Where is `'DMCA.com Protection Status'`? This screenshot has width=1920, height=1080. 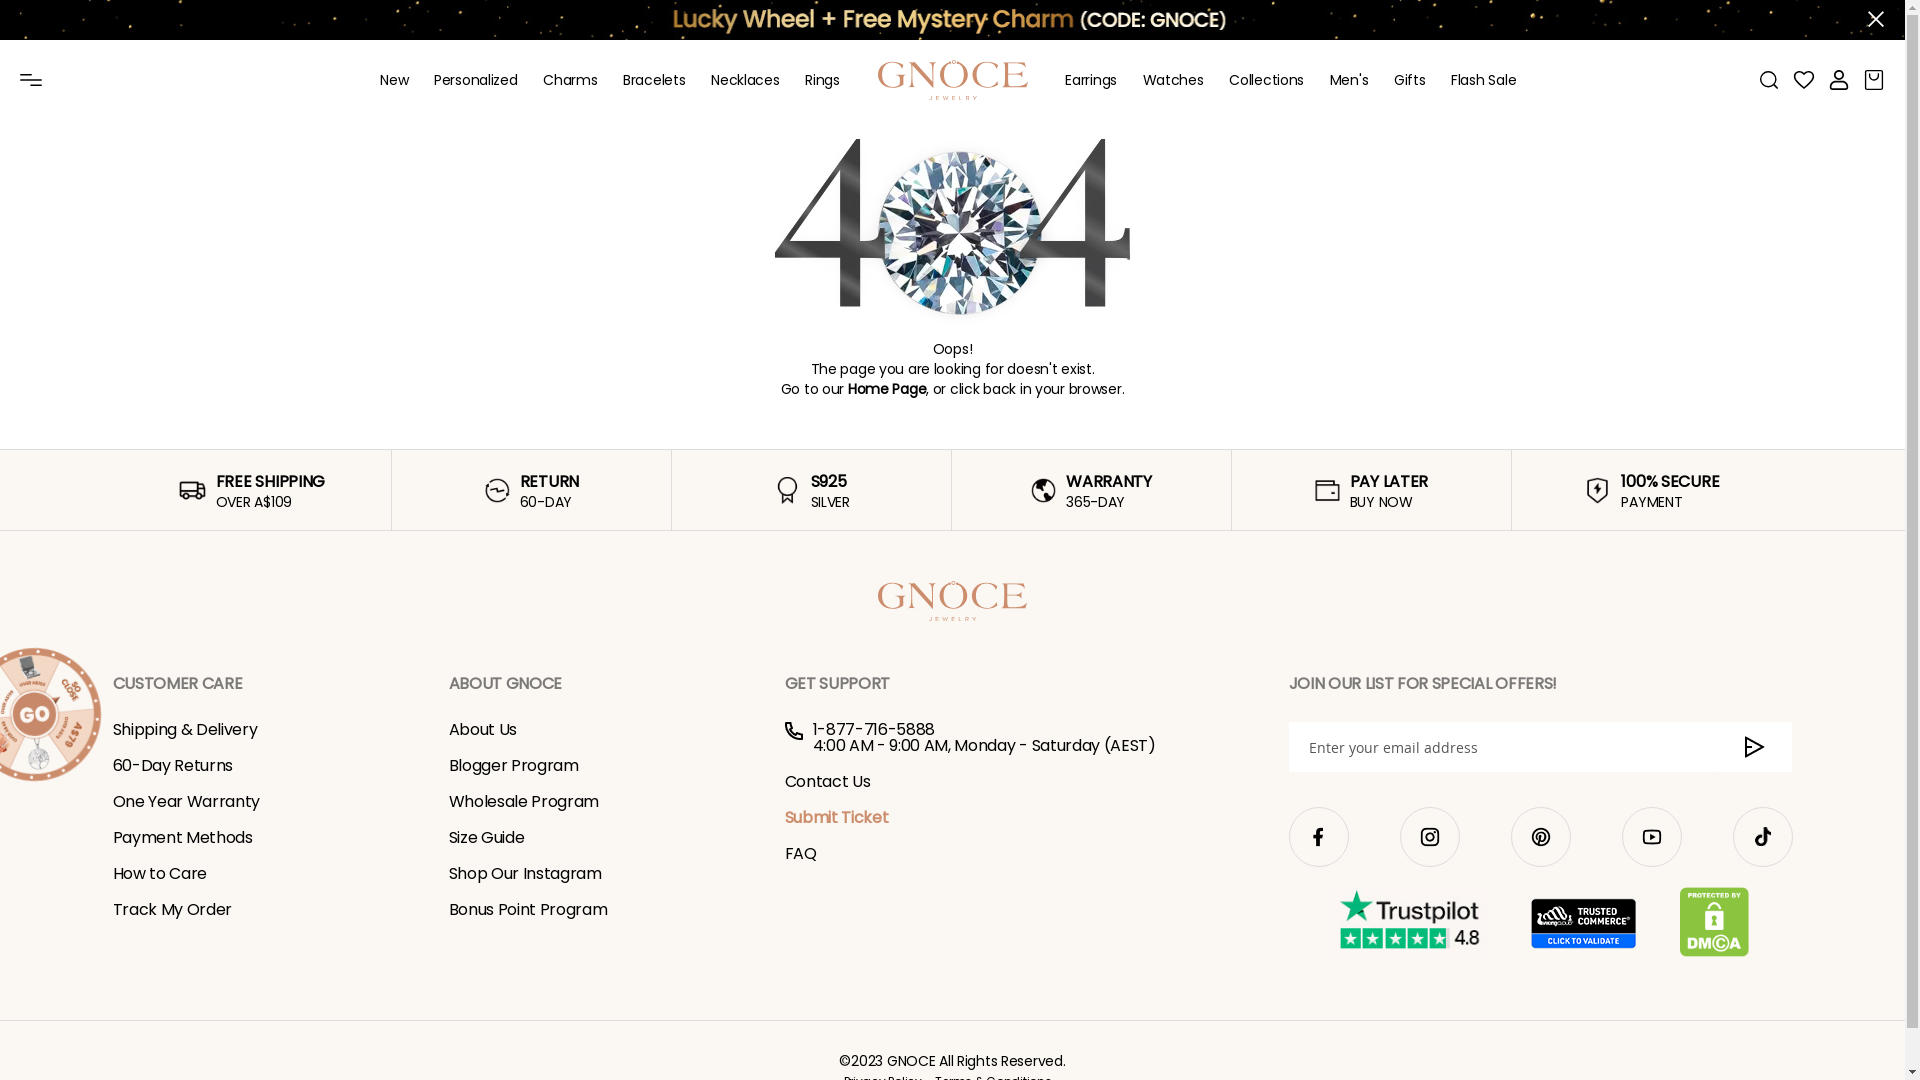 'DMCA.com Protection Status' is located at coordinates (1713, 923).